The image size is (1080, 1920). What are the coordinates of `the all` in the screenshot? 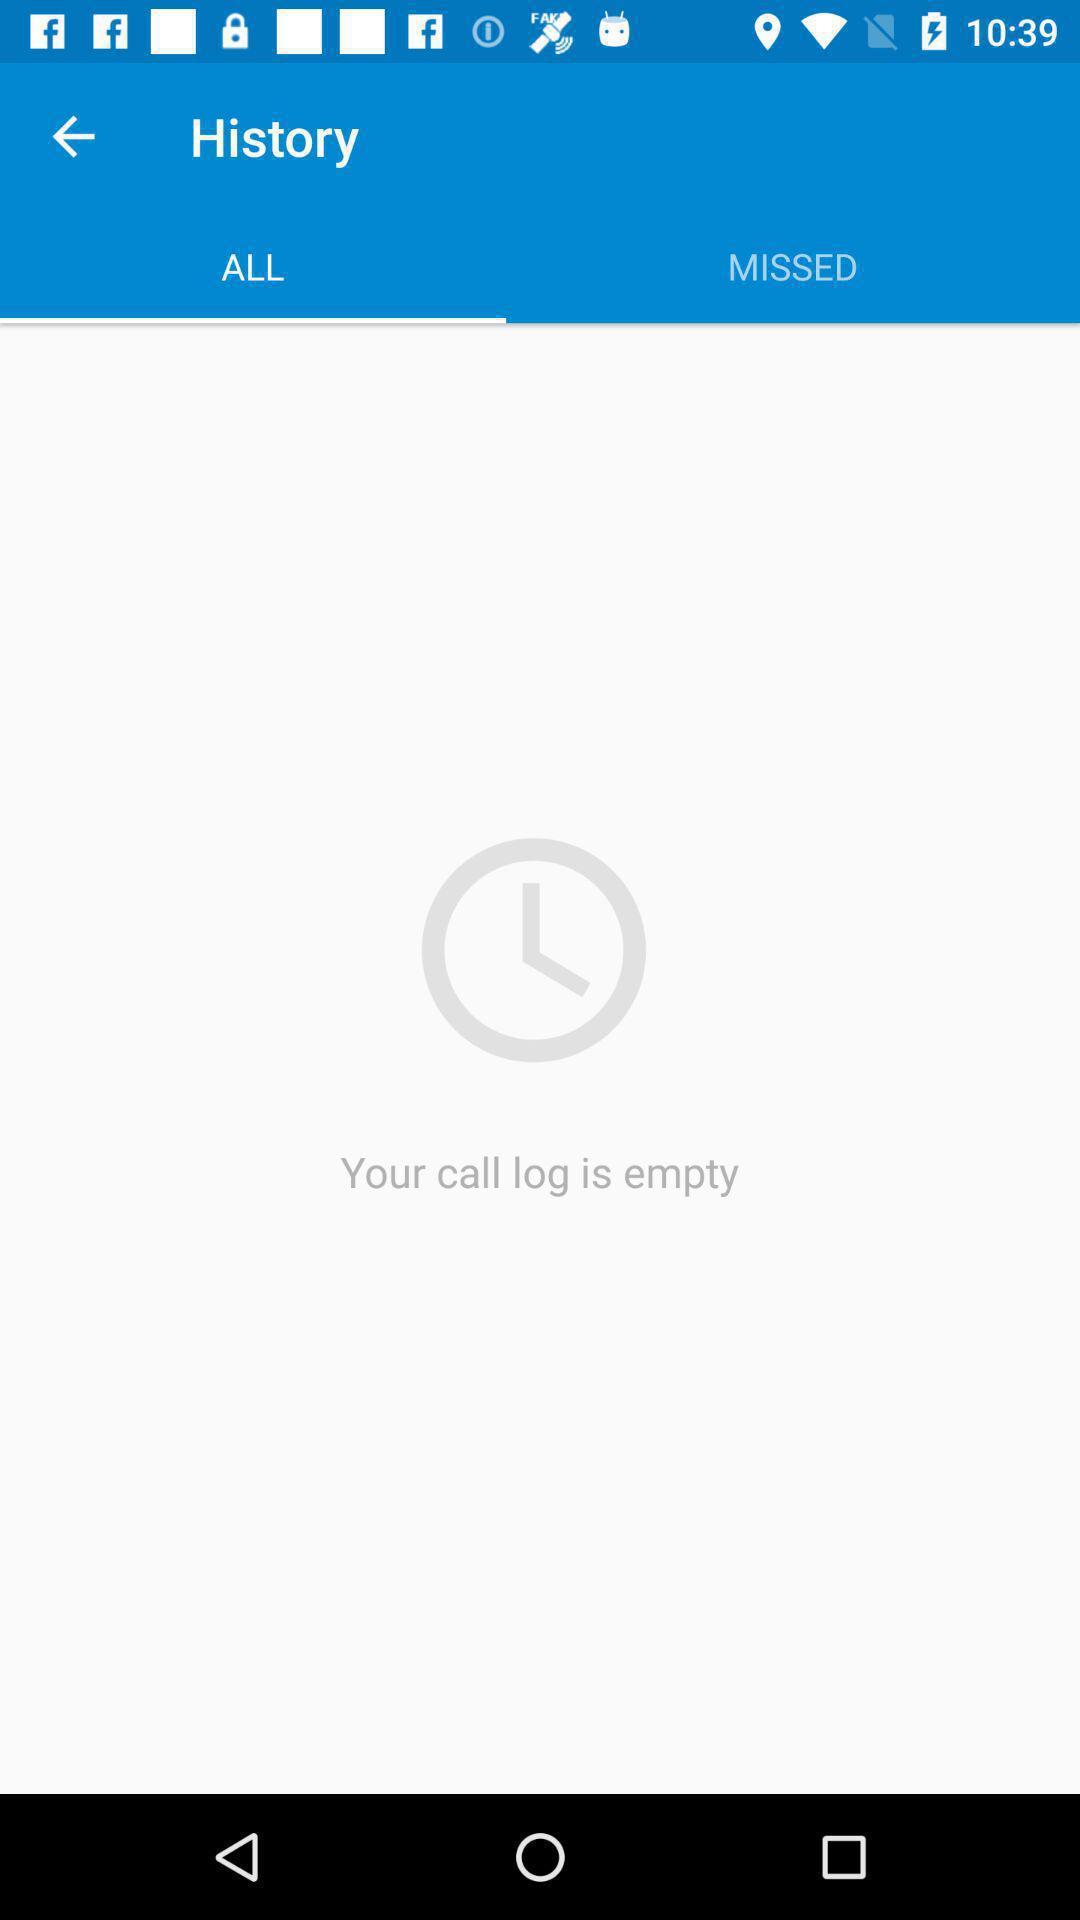 It's located at (252, 265).